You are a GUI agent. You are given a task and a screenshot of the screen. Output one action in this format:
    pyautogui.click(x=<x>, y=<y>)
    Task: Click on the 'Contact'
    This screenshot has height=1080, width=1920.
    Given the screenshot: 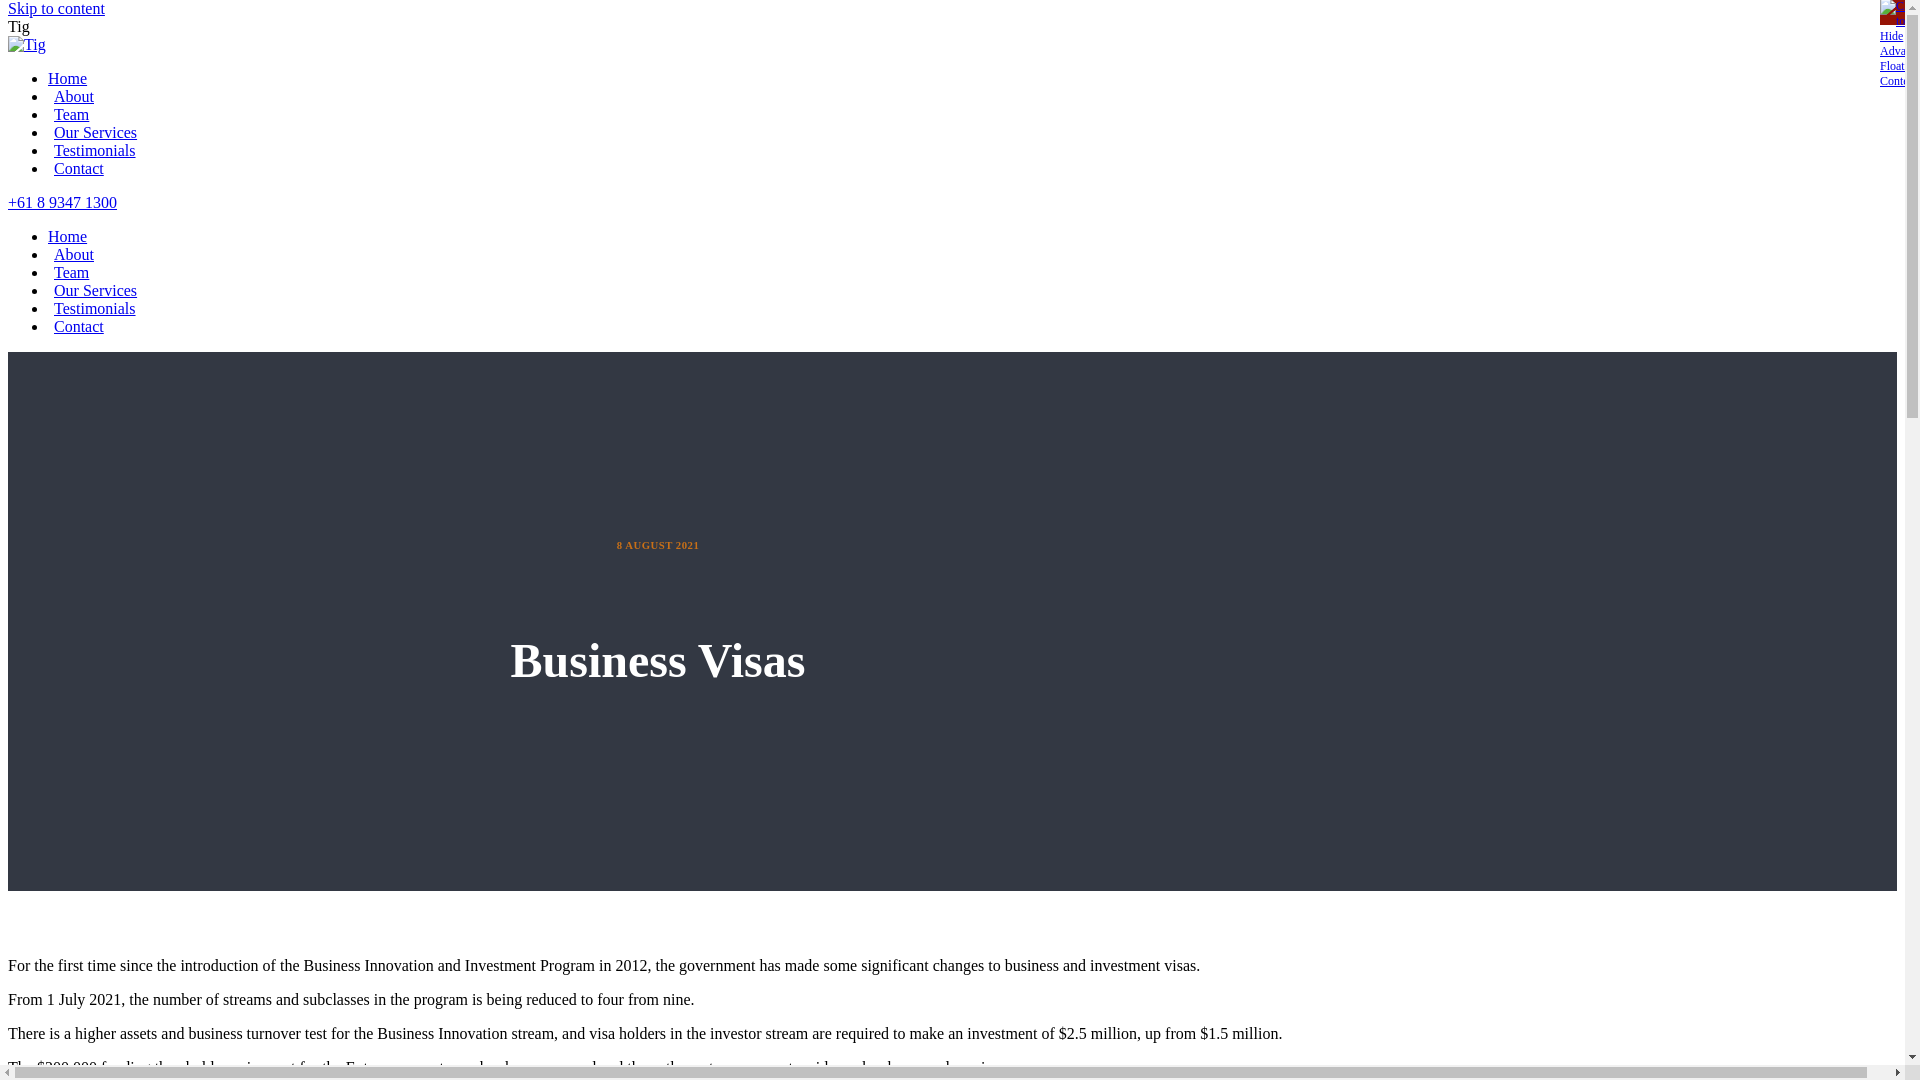 What is the action you would take?
    pyautogui.click(x=76, y=167)
    